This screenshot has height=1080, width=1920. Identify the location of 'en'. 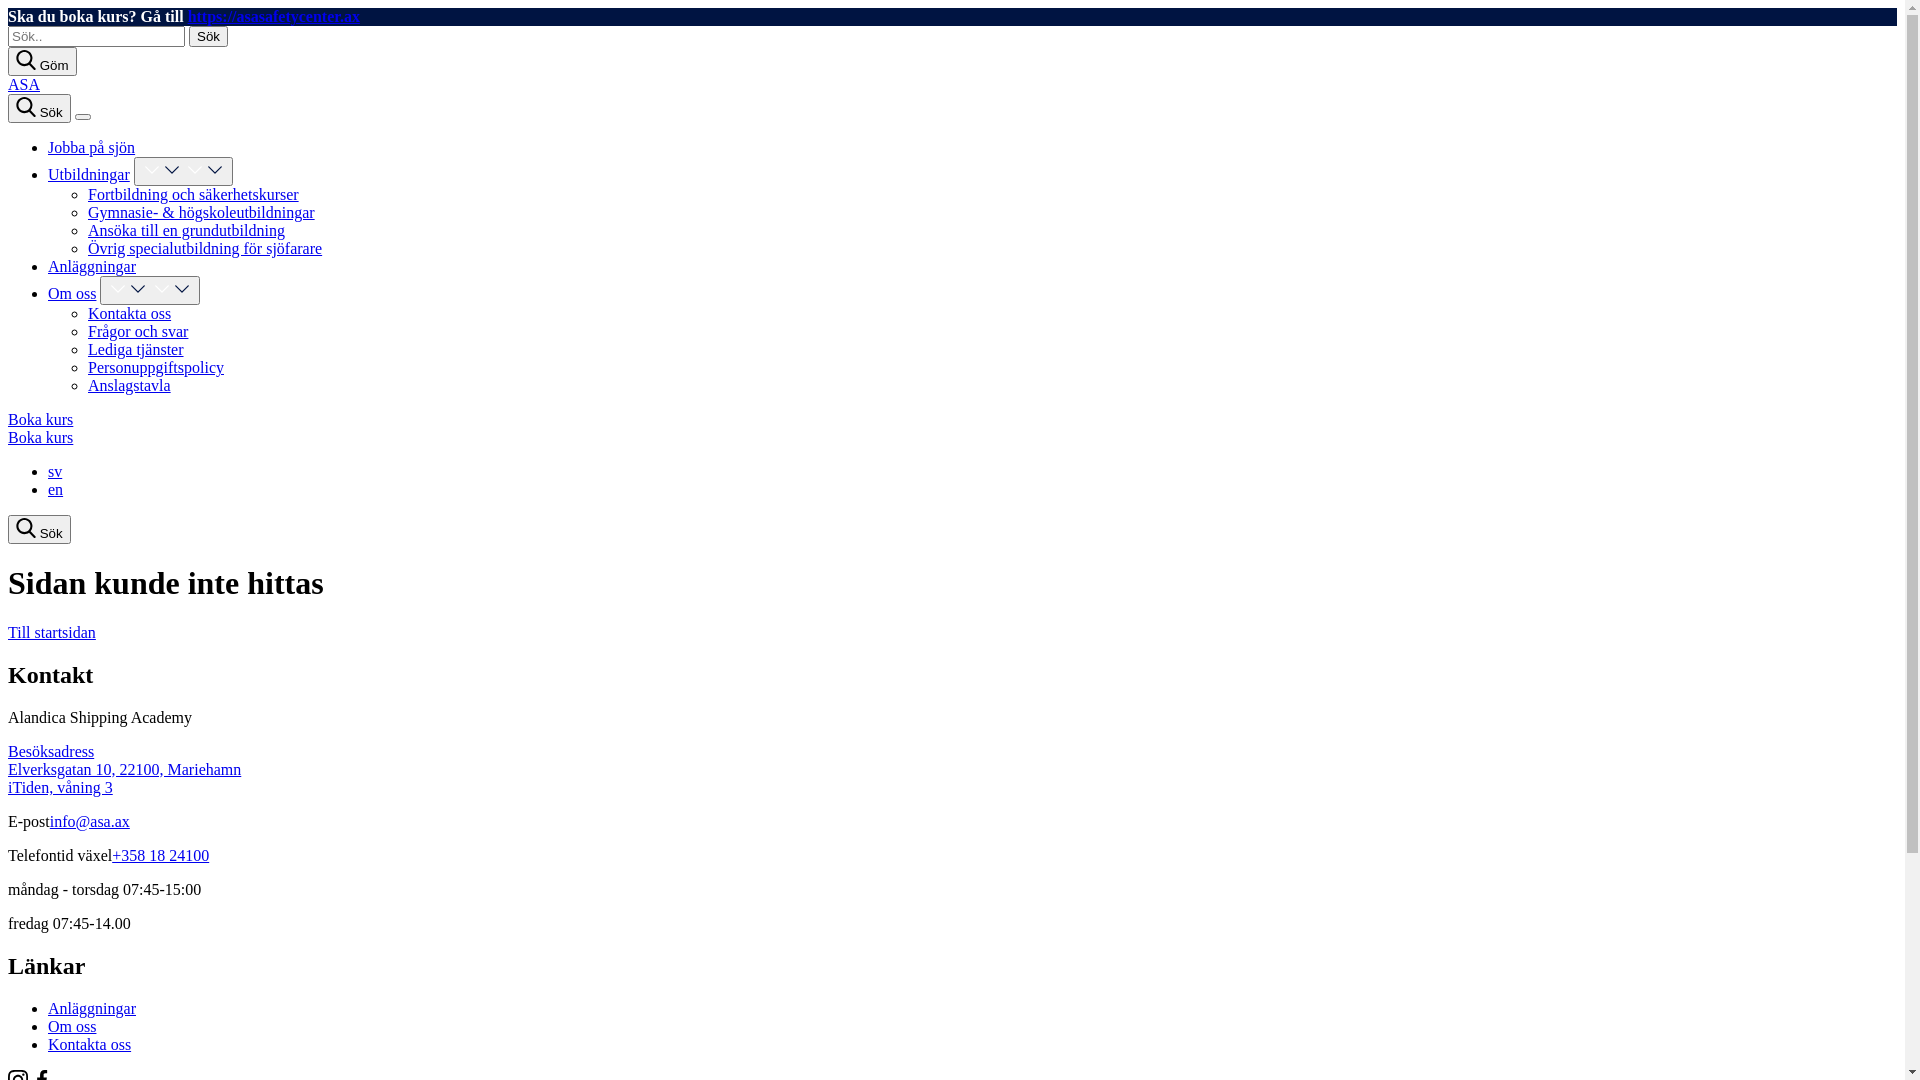
(55, 489).